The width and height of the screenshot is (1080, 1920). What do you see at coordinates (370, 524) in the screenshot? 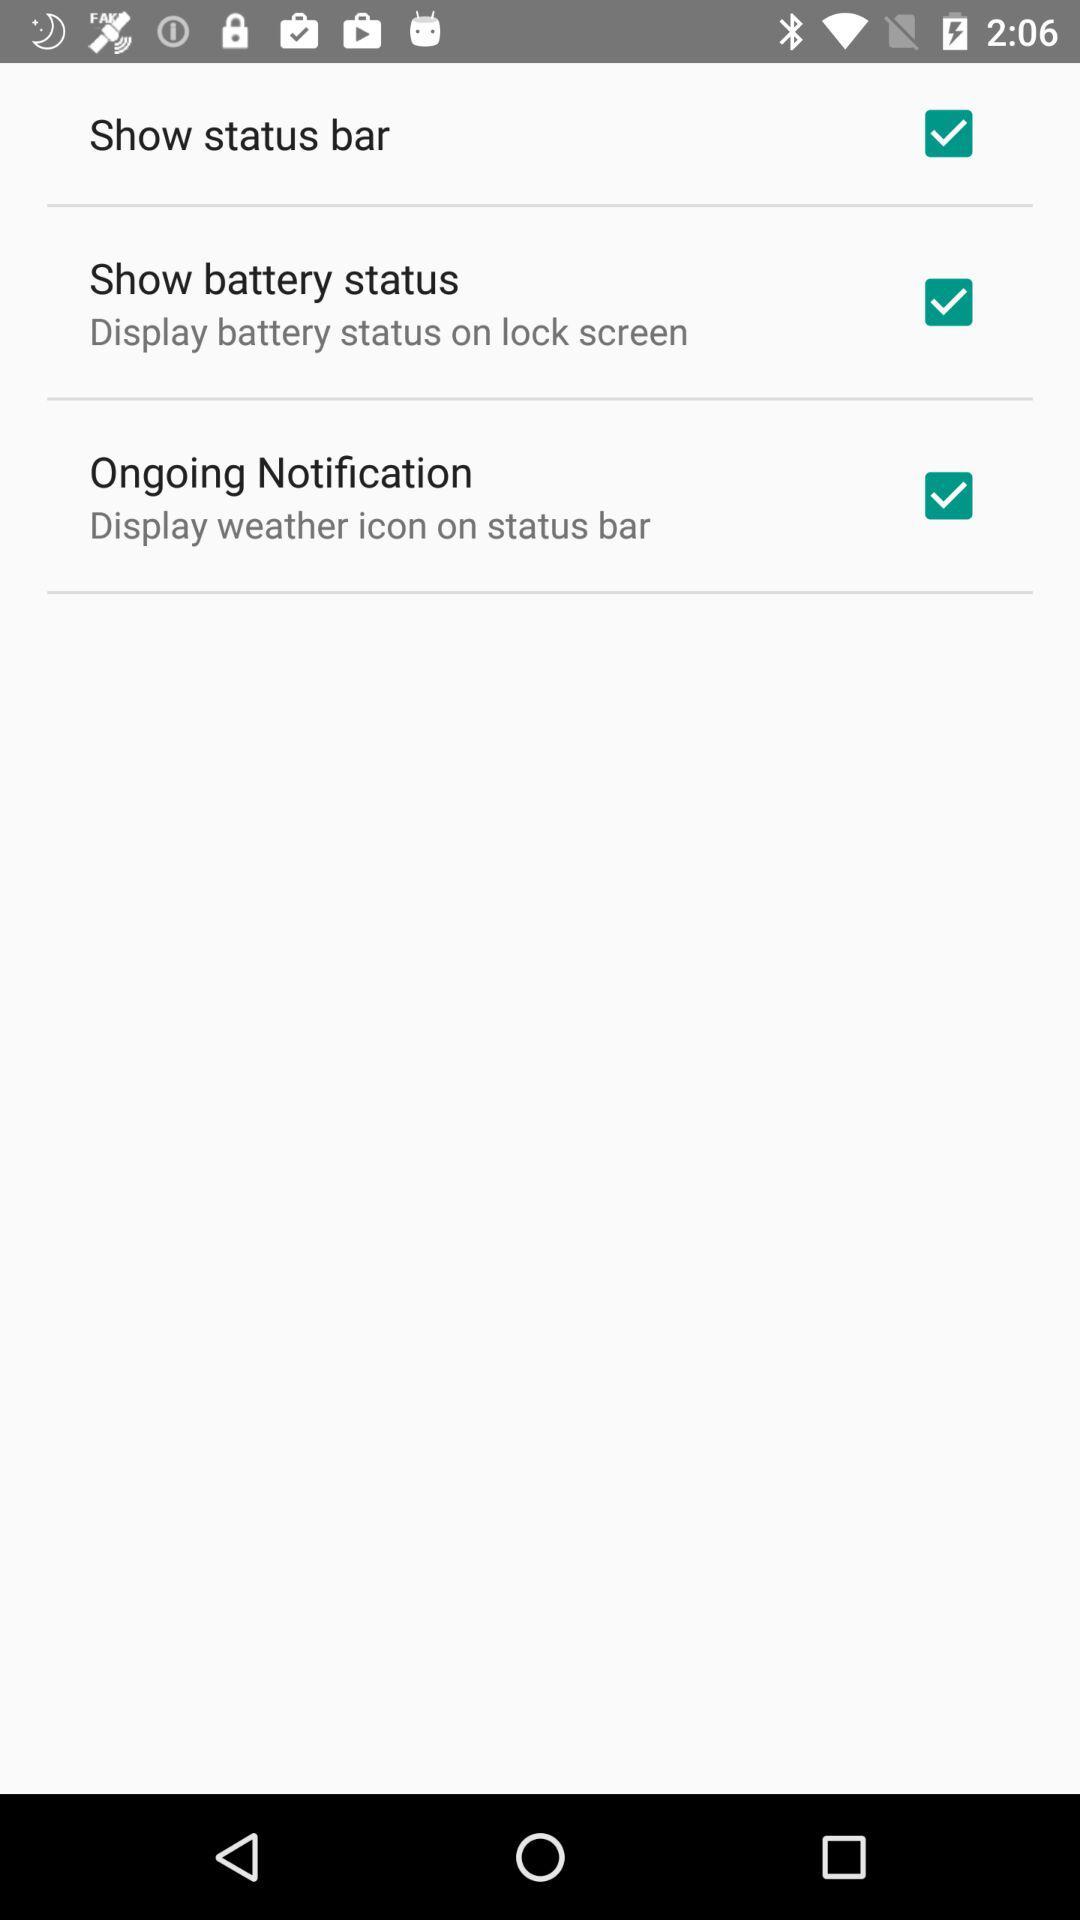
I see `item below the ongoing notification icon` at bounding box center [370, 524].